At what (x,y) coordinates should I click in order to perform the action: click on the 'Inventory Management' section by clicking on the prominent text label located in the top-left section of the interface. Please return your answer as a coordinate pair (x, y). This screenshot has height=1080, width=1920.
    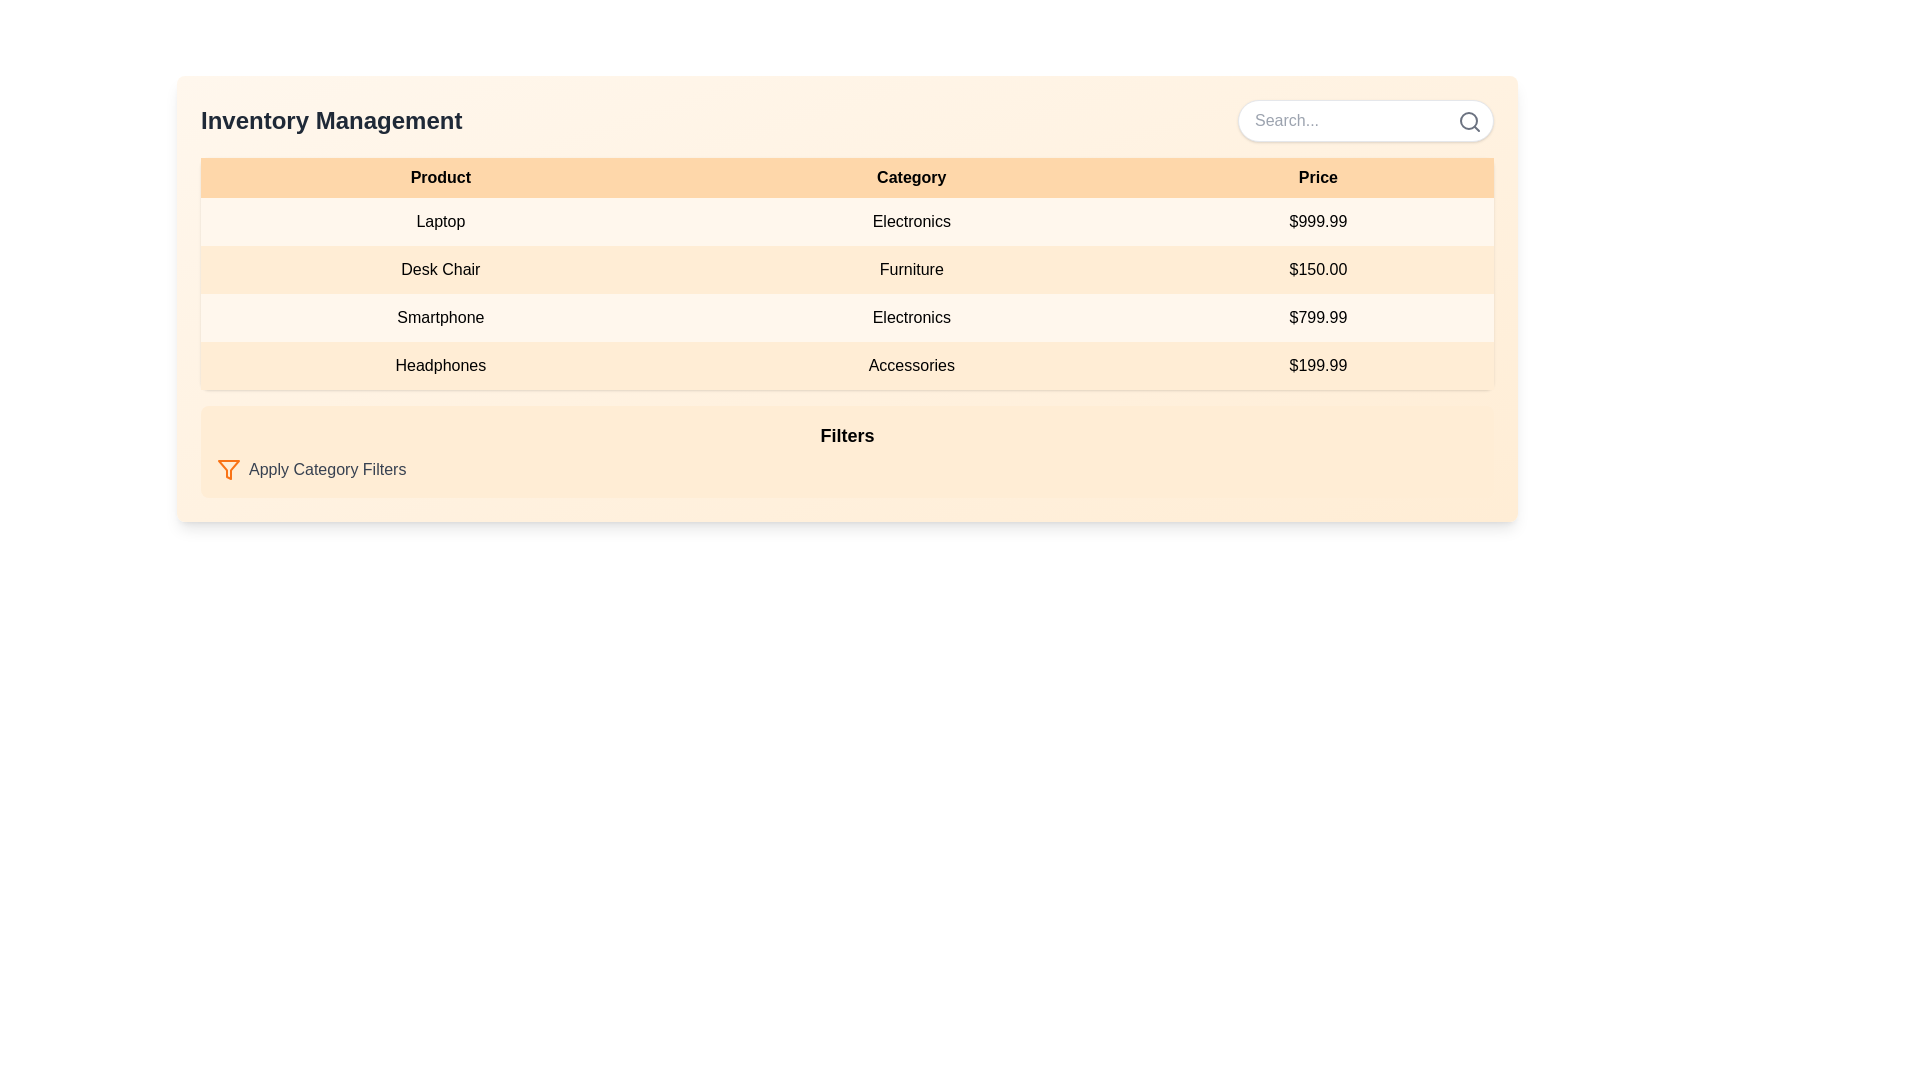
    Looking at the image, I should click on (331, 120).